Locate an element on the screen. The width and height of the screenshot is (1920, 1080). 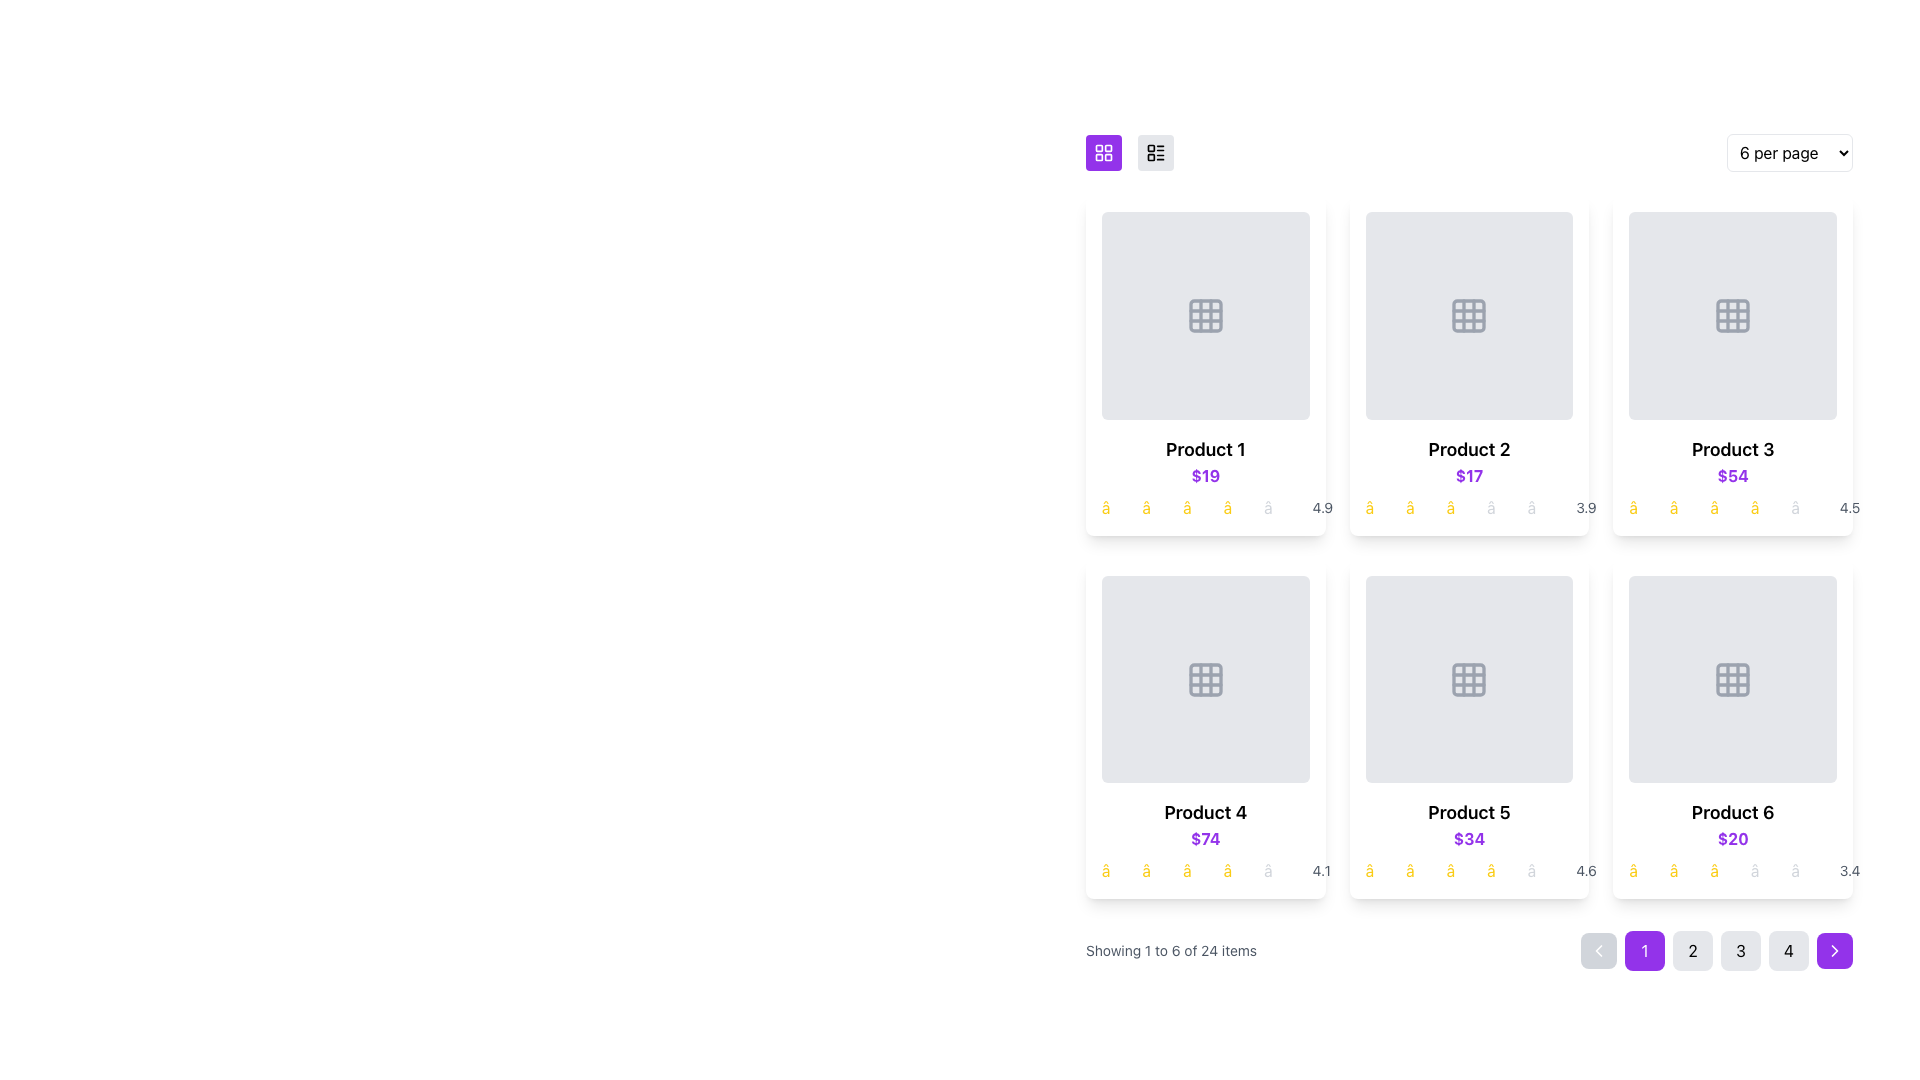
the rating information represented by the rating display with numerical annotation for 'Product 5', which shows four yellow stars and one gray star along with the text '4.6' is located at coordinates (1469, 870).